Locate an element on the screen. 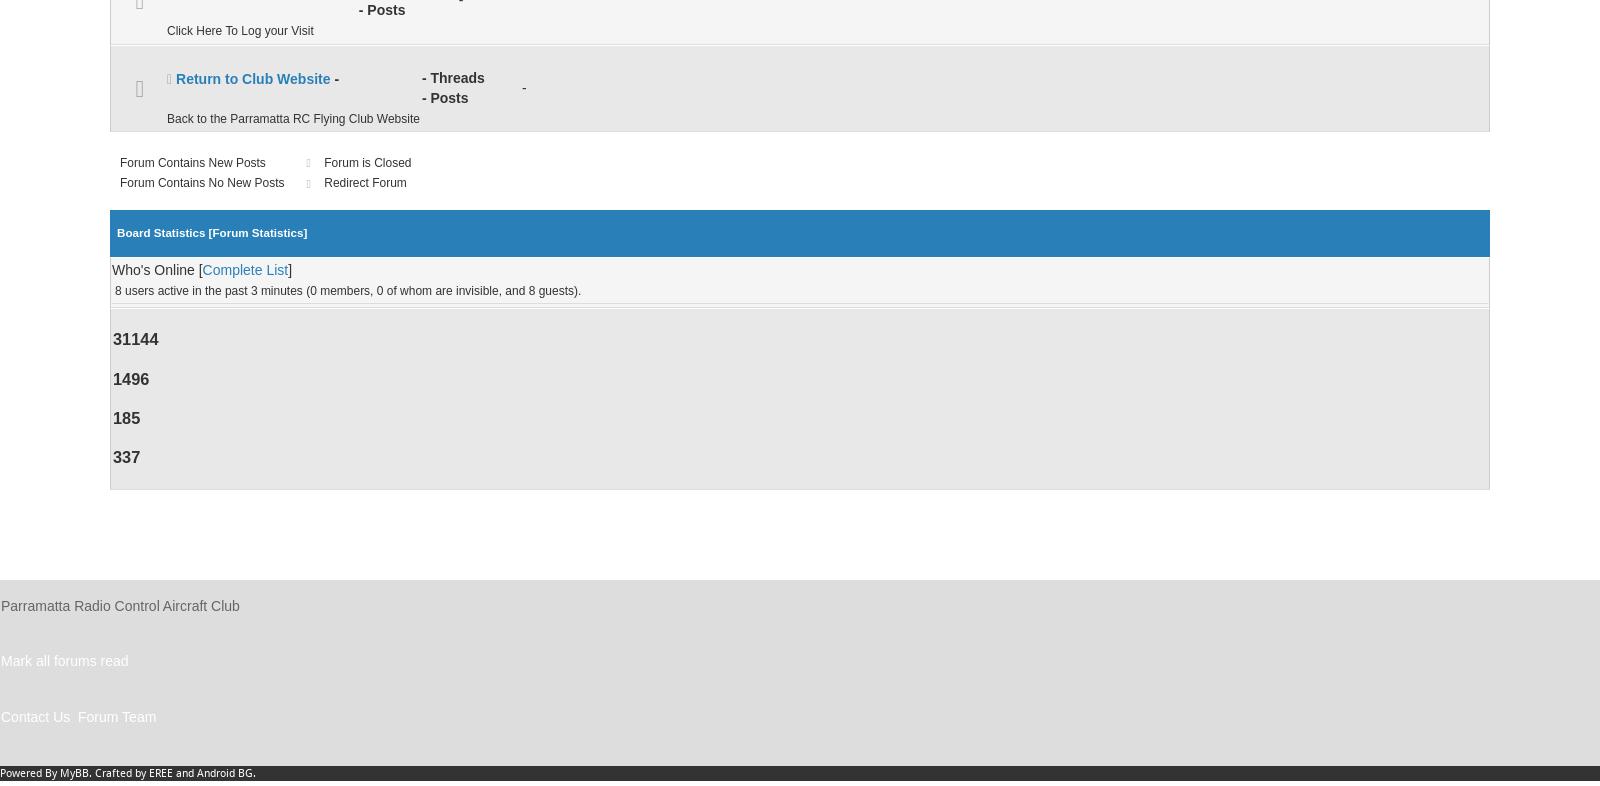 The image size is (1600, 786). '337' is located at coordinates (125, 455).